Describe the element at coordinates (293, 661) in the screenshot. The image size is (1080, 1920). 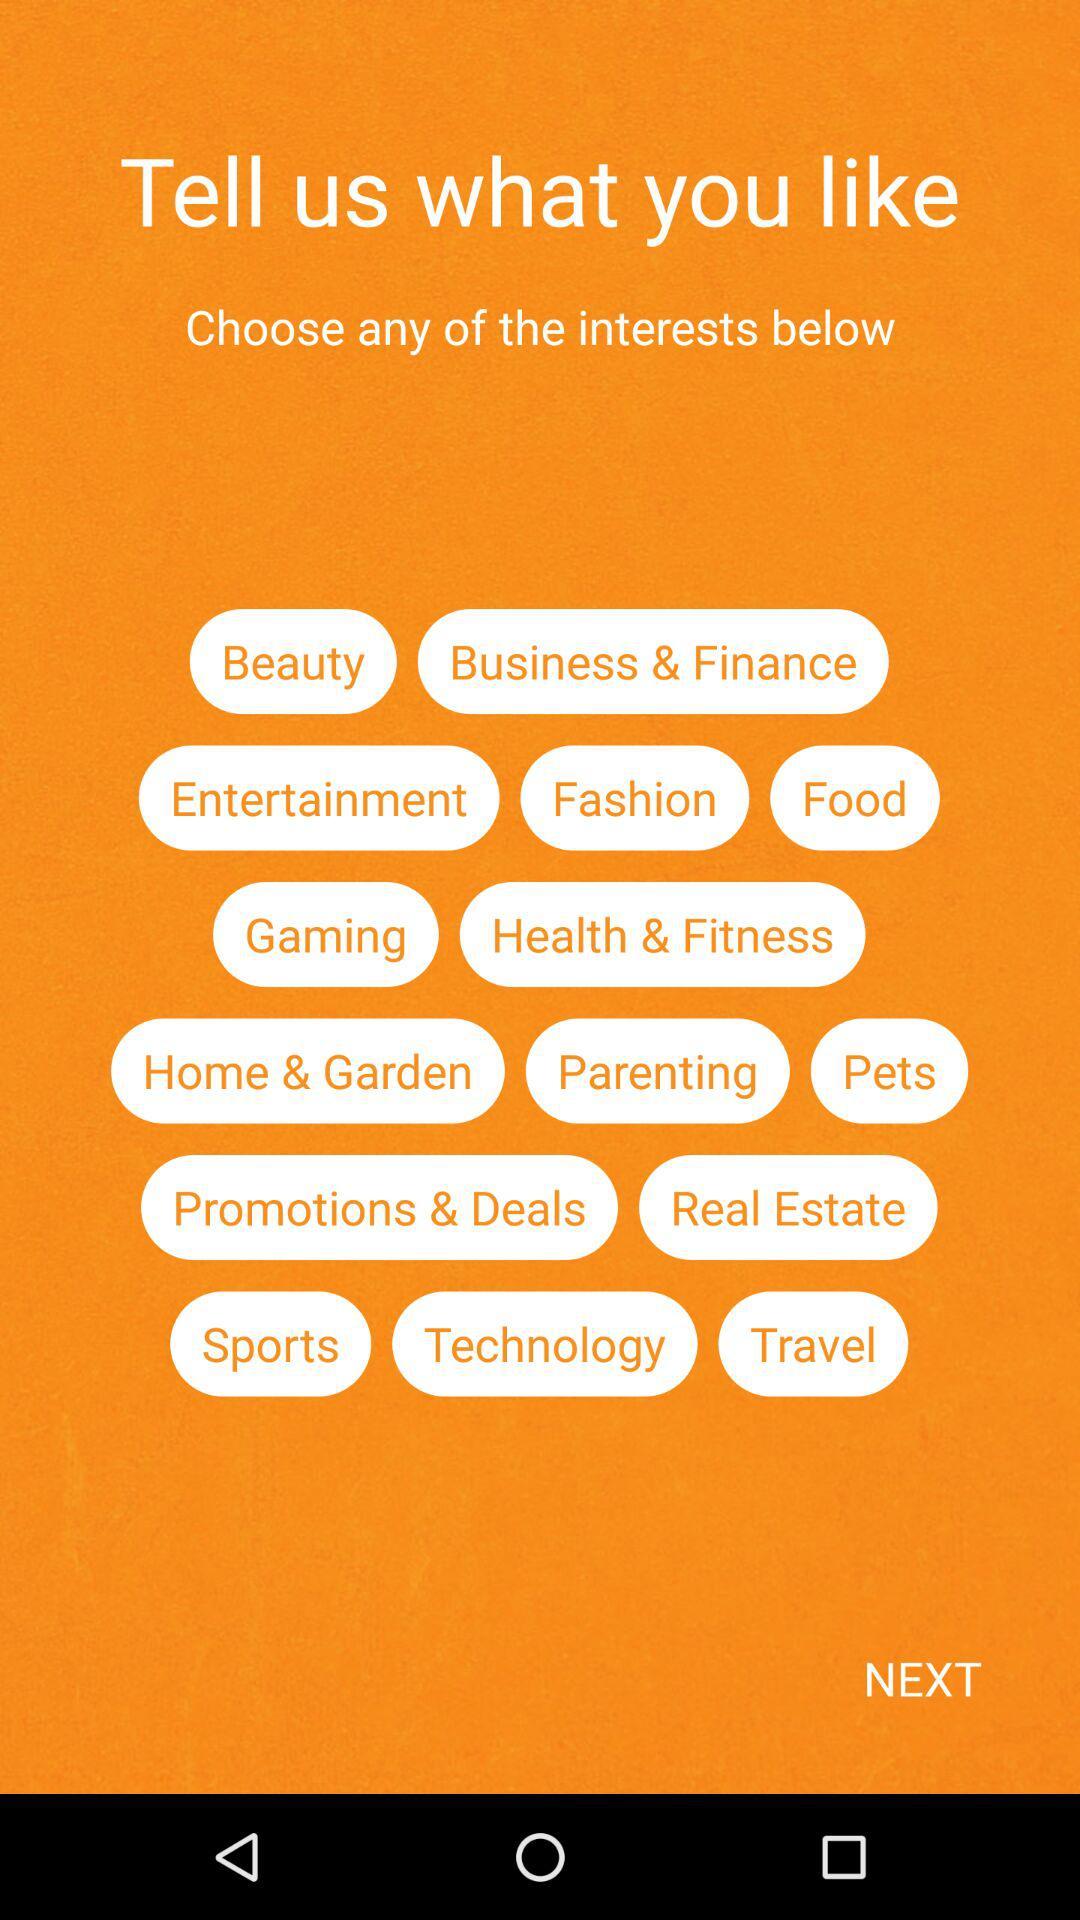
I see `beauty icon` at that location.